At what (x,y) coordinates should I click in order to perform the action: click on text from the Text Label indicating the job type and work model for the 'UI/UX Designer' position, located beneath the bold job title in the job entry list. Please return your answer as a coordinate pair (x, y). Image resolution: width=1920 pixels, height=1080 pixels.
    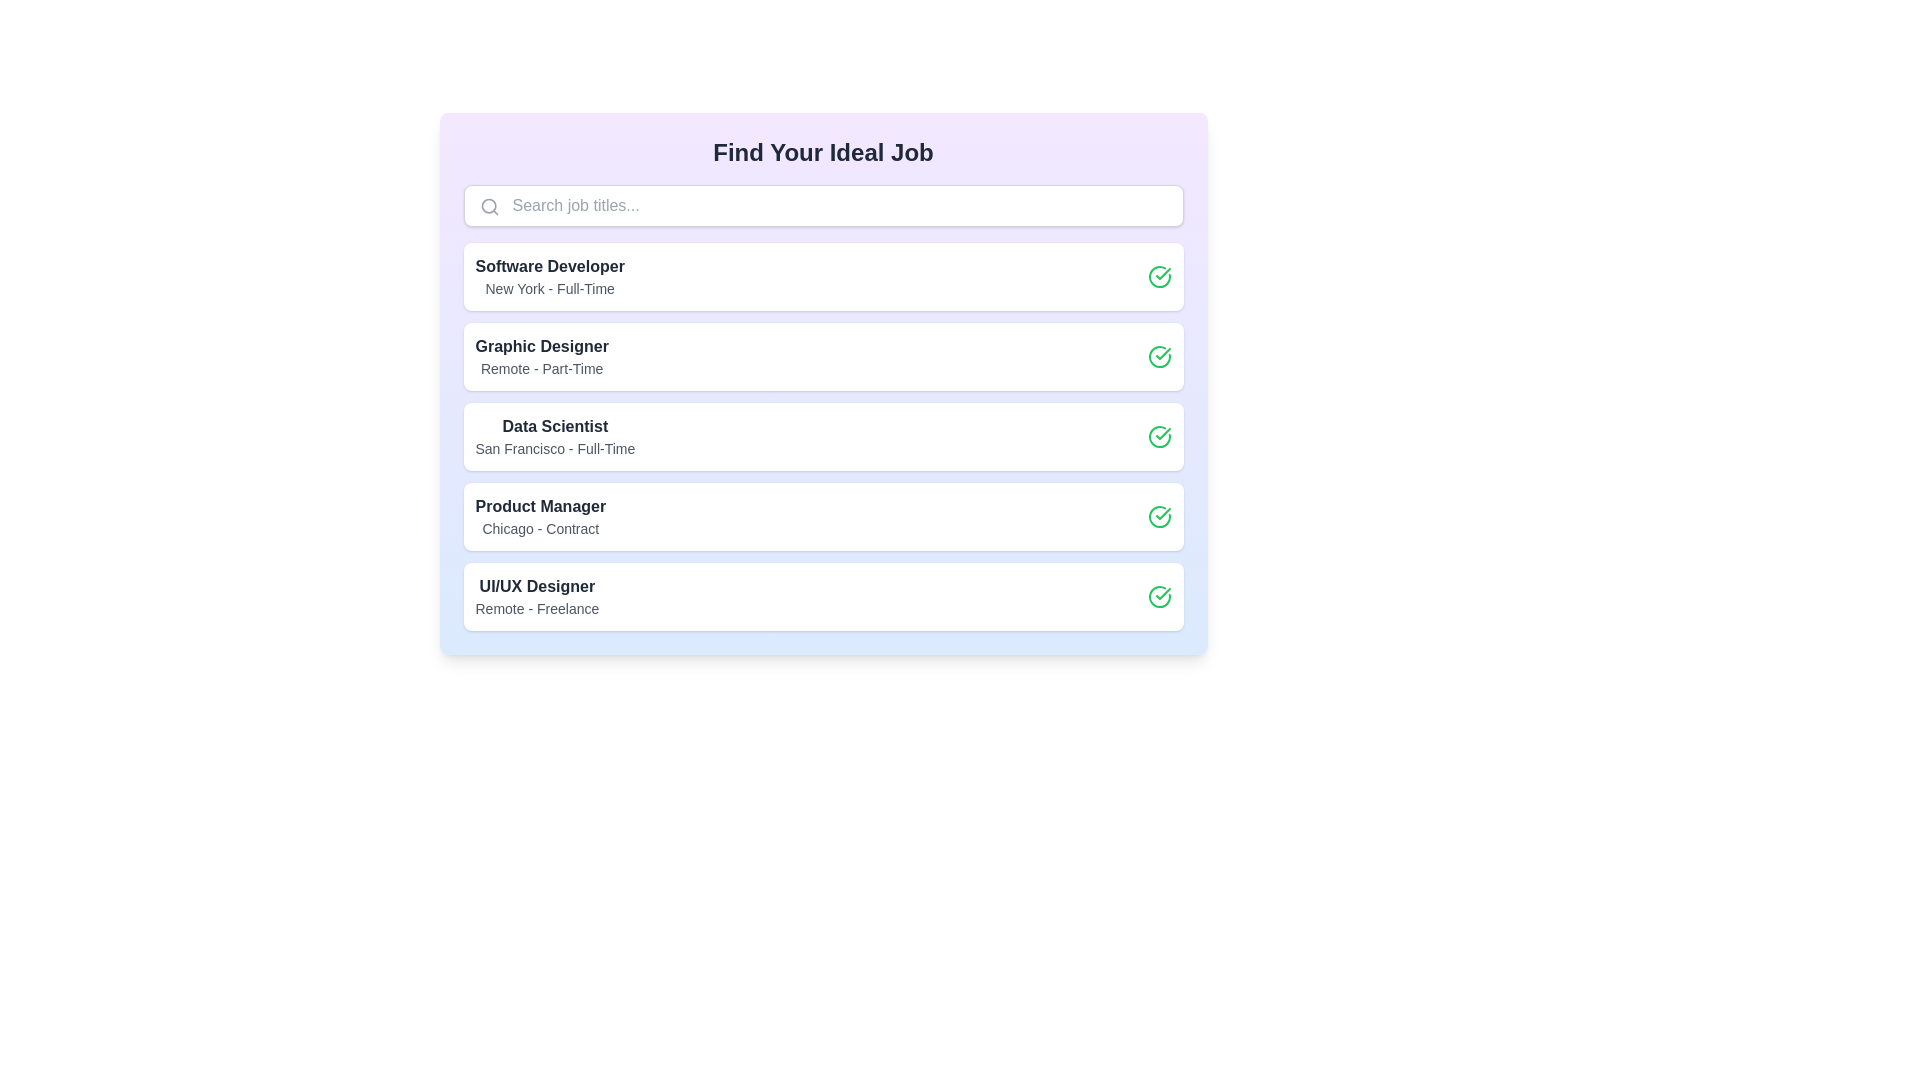
    Looking at the image, I should click on (537, 608).